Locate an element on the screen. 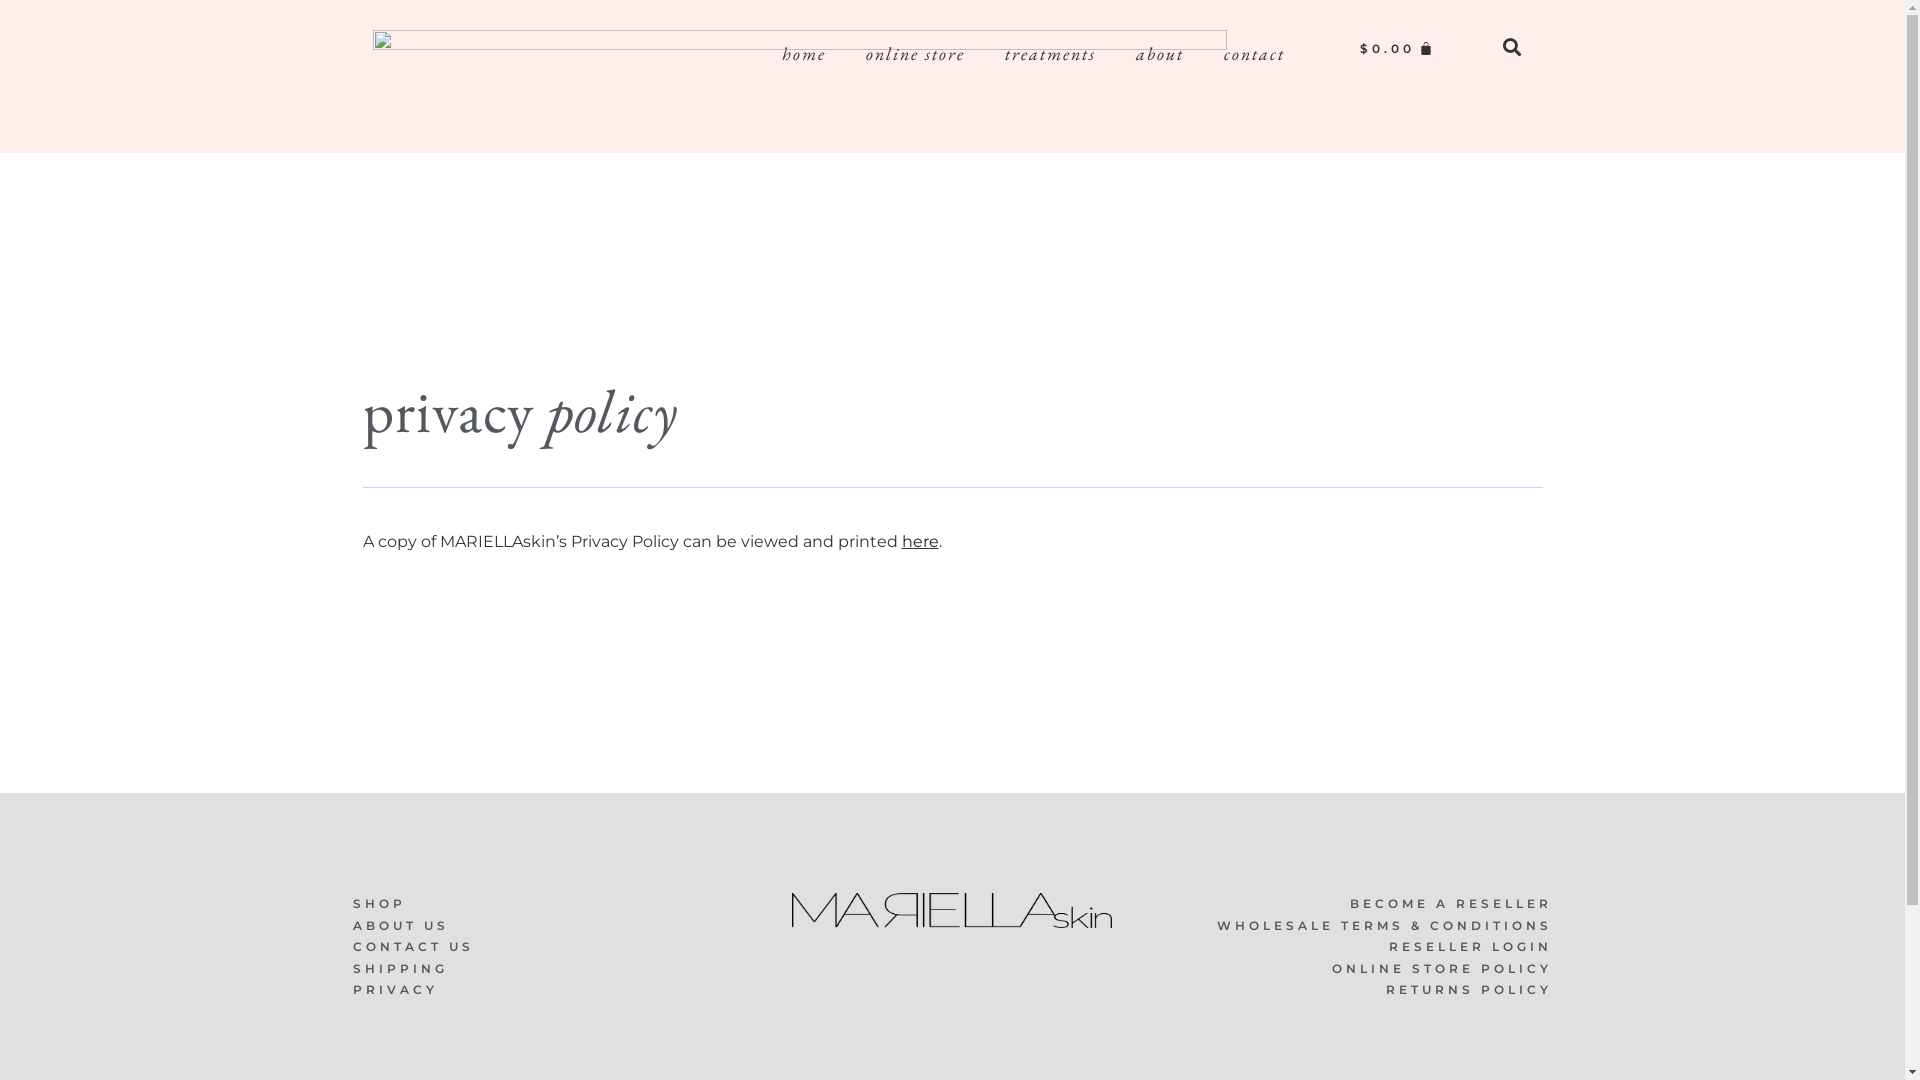 The width and height of the screenshot is (1920, 1080). 'SHIPPING' is located at coordinates (552, 967).